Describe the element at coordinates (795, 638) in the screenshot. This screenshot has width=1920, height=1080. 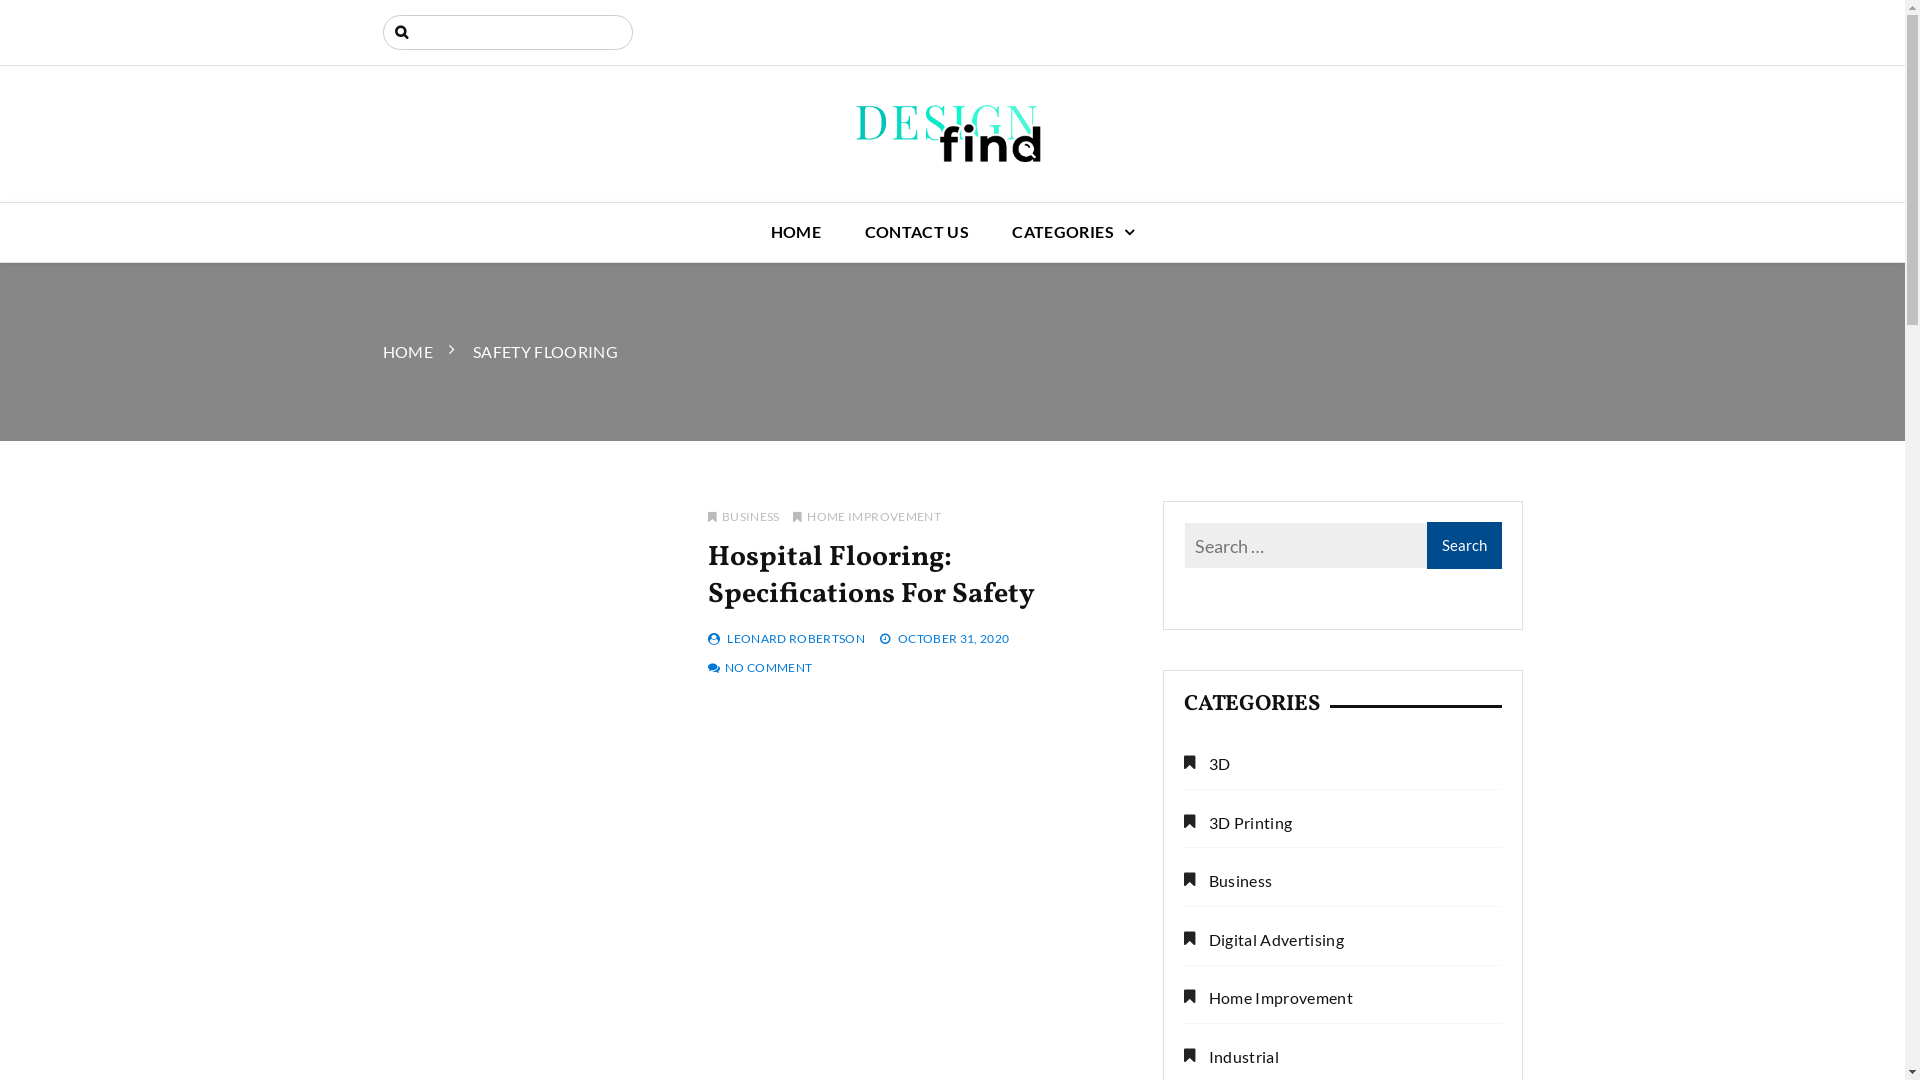
I see `'LEONARD ROBERTSON'` at that location.